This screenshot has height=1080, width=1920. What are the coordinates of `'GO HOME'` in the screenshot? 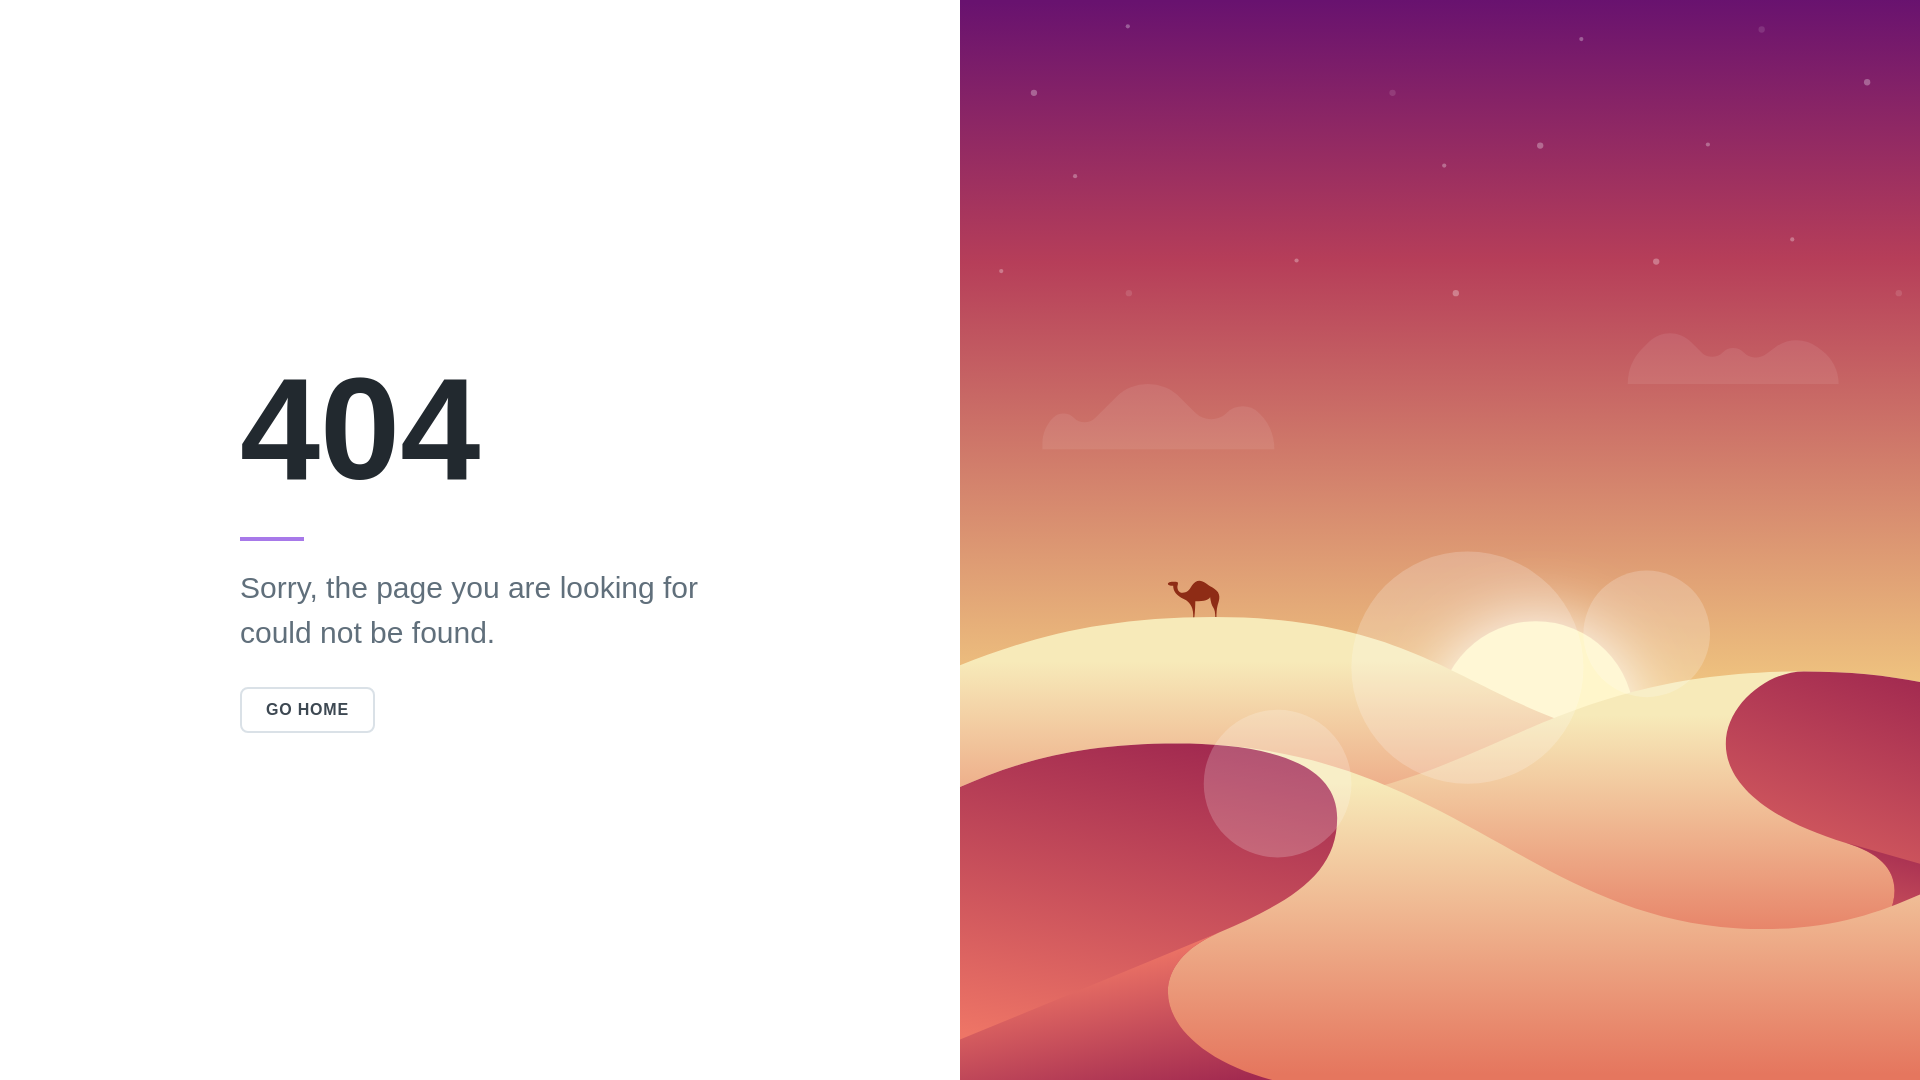 It's located at (306, 708).